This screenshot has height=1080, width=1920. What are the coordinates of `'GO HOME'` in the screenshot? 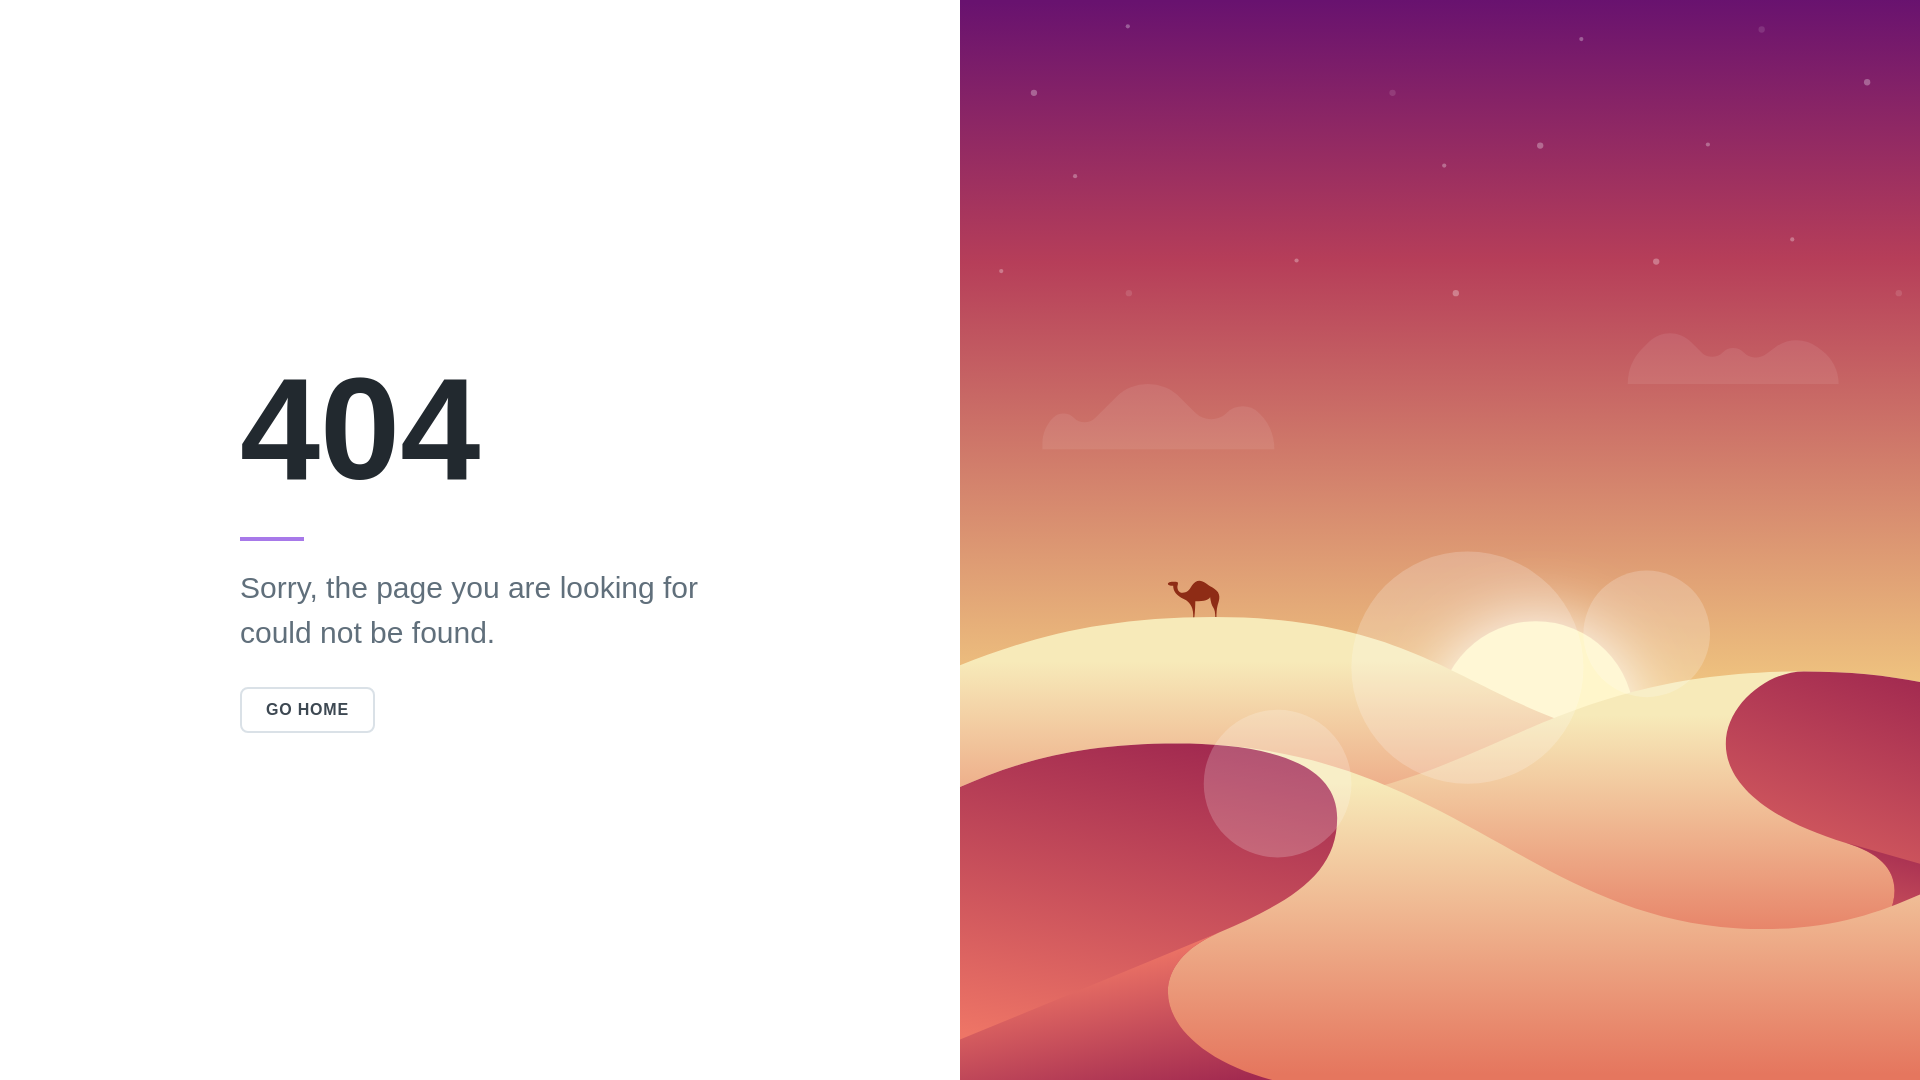 It's located at (306, 708).